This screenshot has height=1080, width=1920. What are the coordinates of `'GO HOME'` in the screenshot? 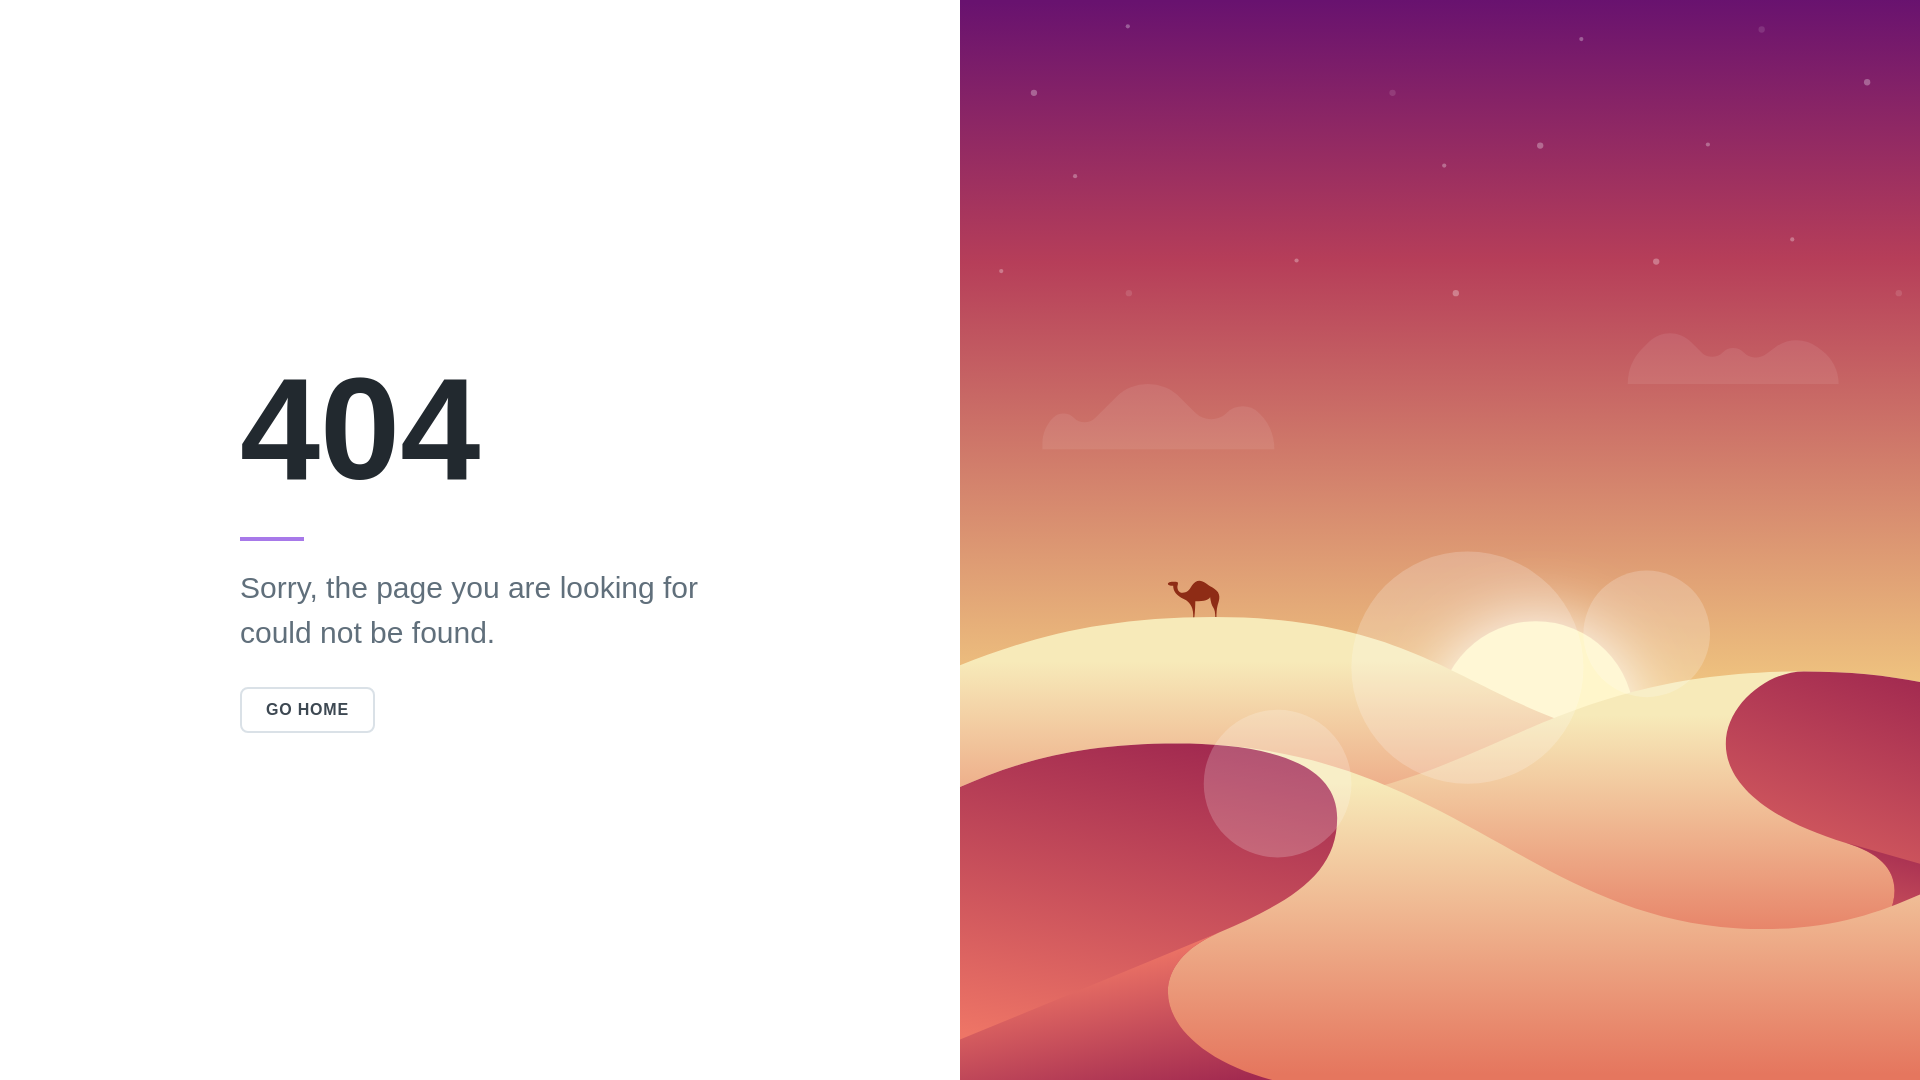 It's located at (306, 708).